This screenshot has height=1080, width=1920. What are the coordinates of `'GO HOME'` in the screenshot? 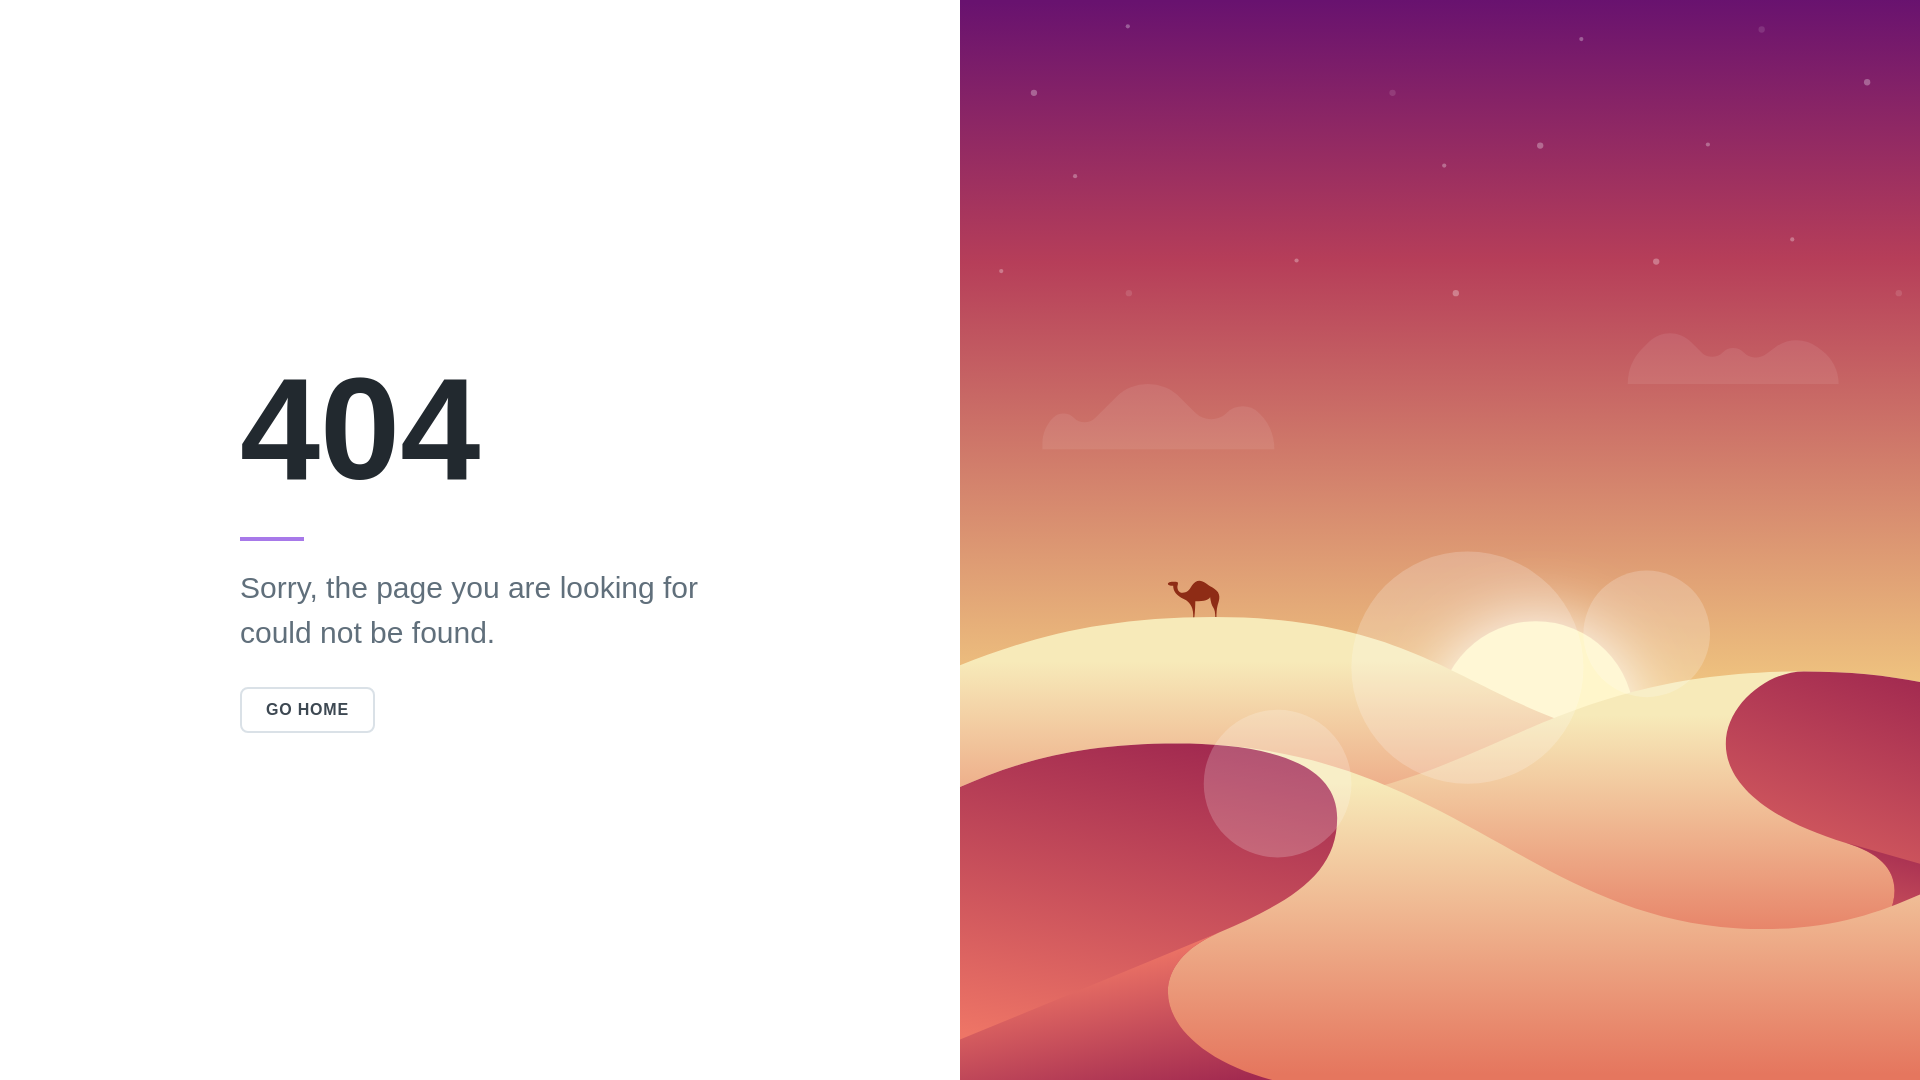 It's located at (306, 708).